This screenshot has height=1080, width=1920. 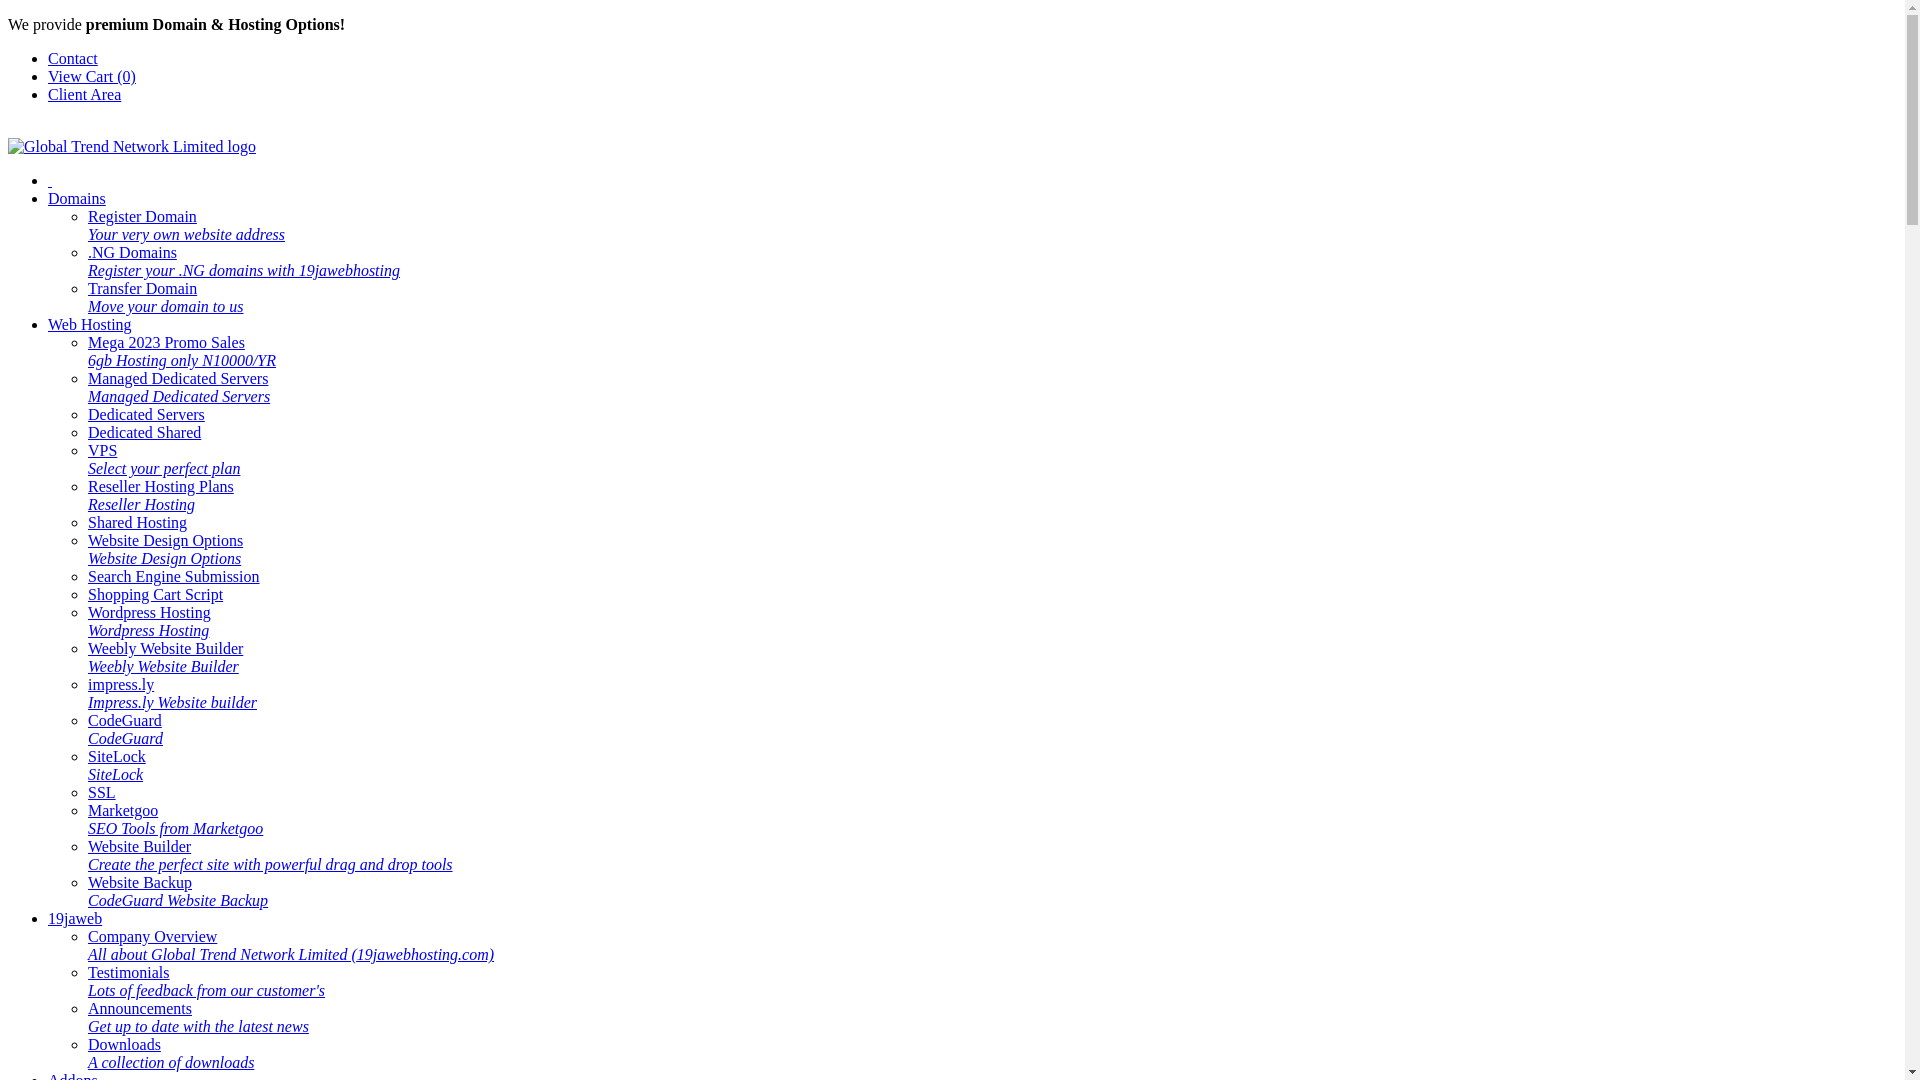 I want to click on 'SSL', so click(x=100, y=791).